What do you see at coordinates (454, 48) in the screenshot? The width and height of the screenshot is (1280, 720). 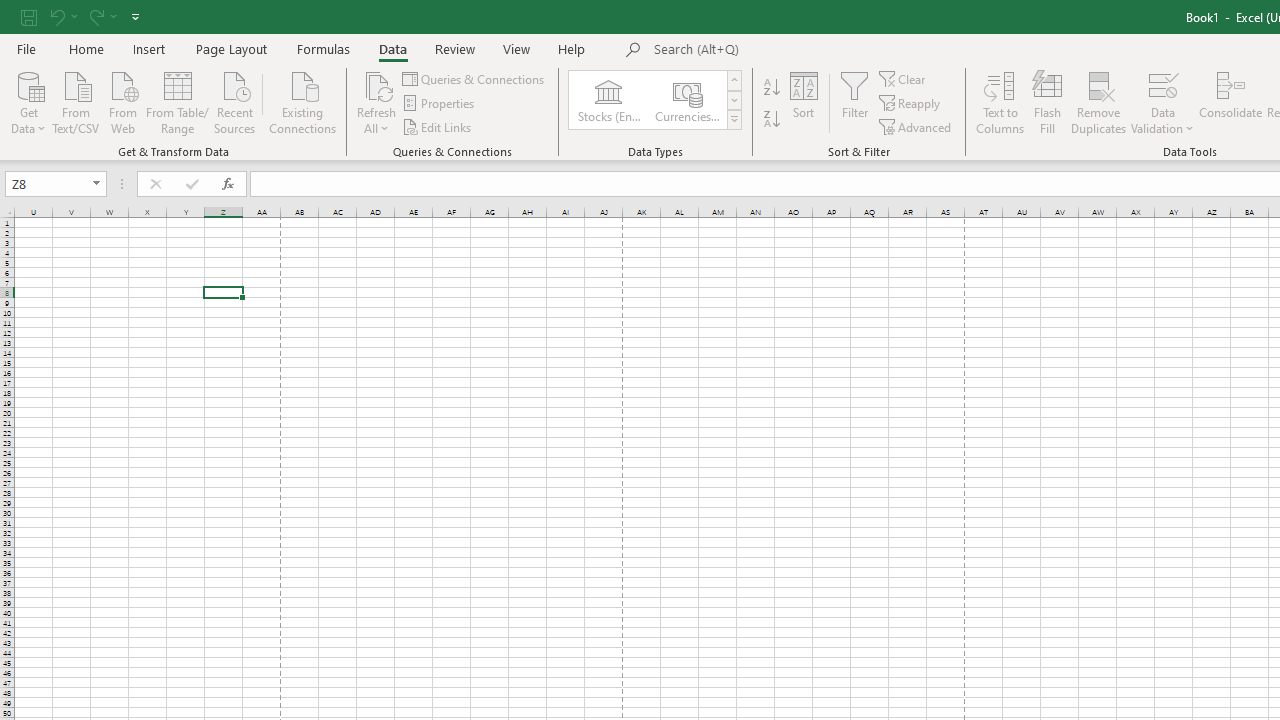 I see `'Review'` at bounding box center [454, 48].